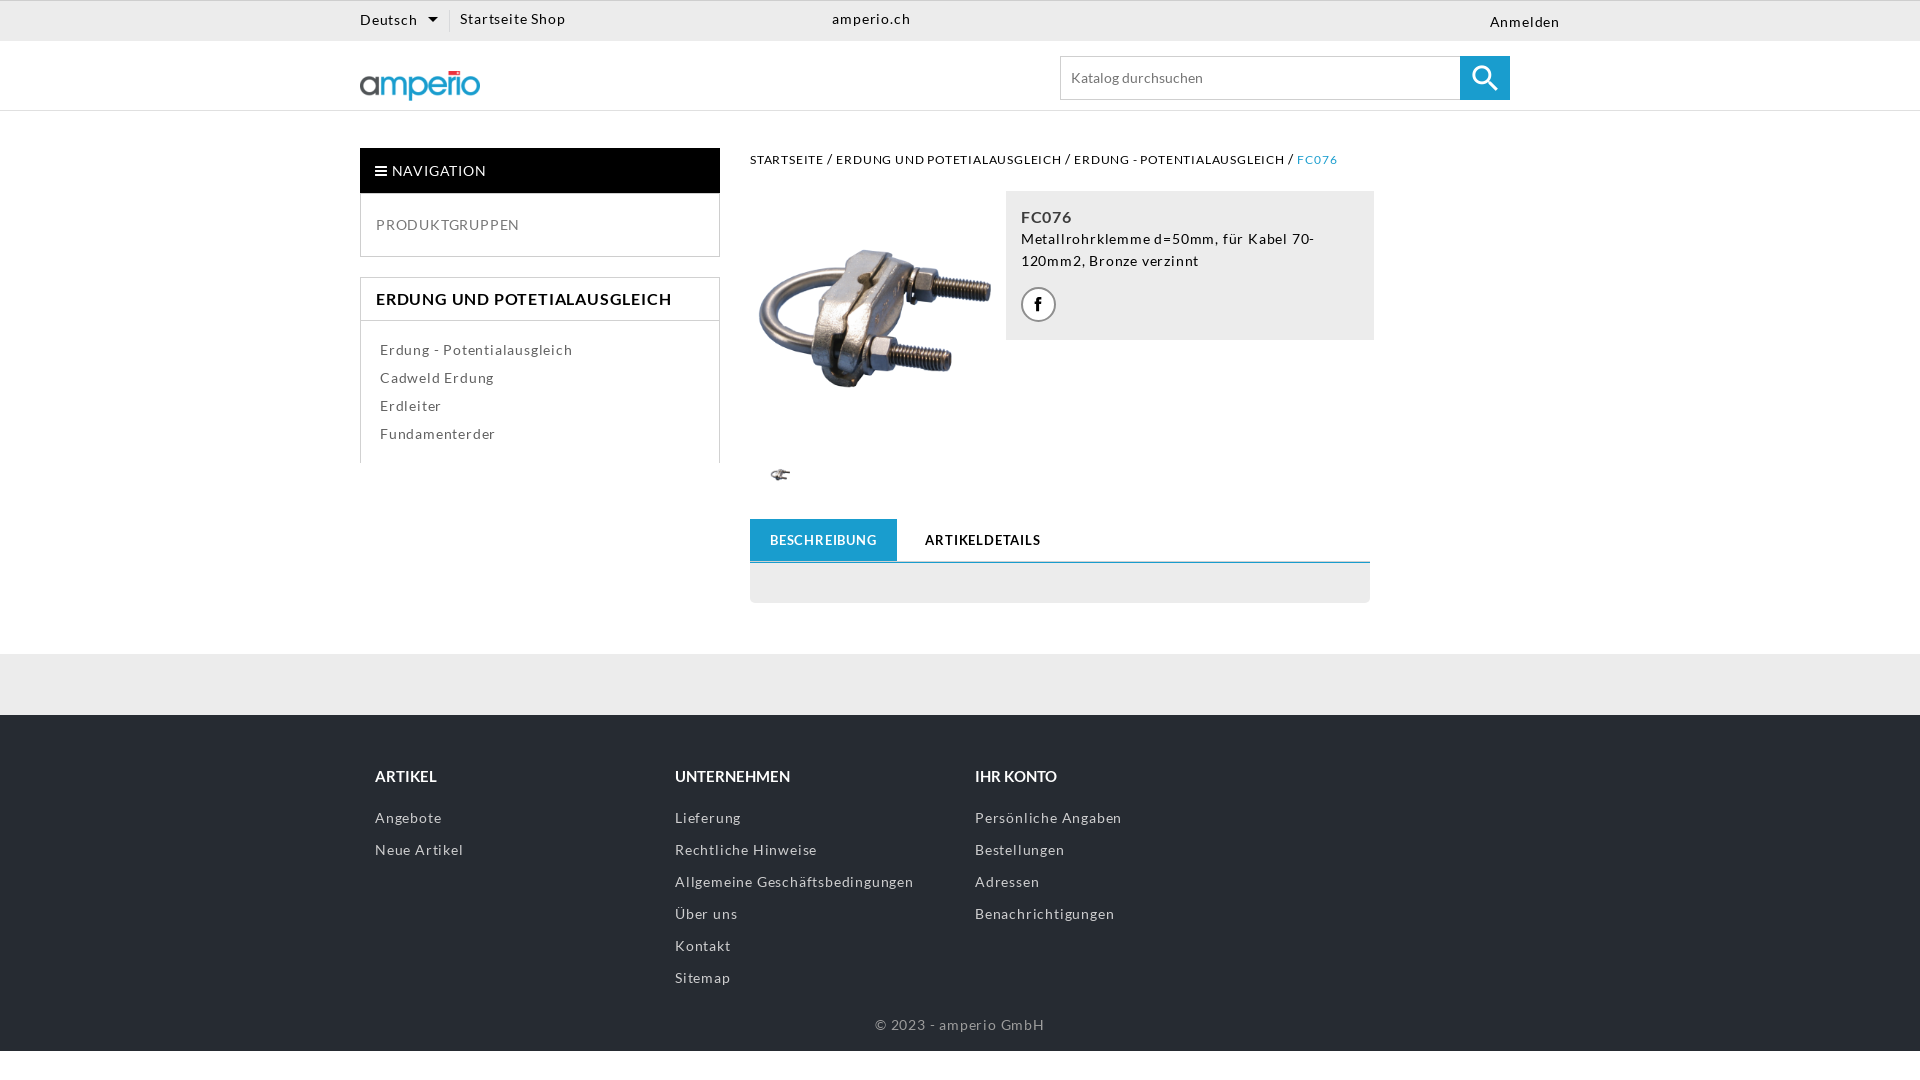  What do you see at coordinates (539, 224) in the screenshot?
I see `'PRODUKTGRUPPEN'` at bounding box center [539, 224].